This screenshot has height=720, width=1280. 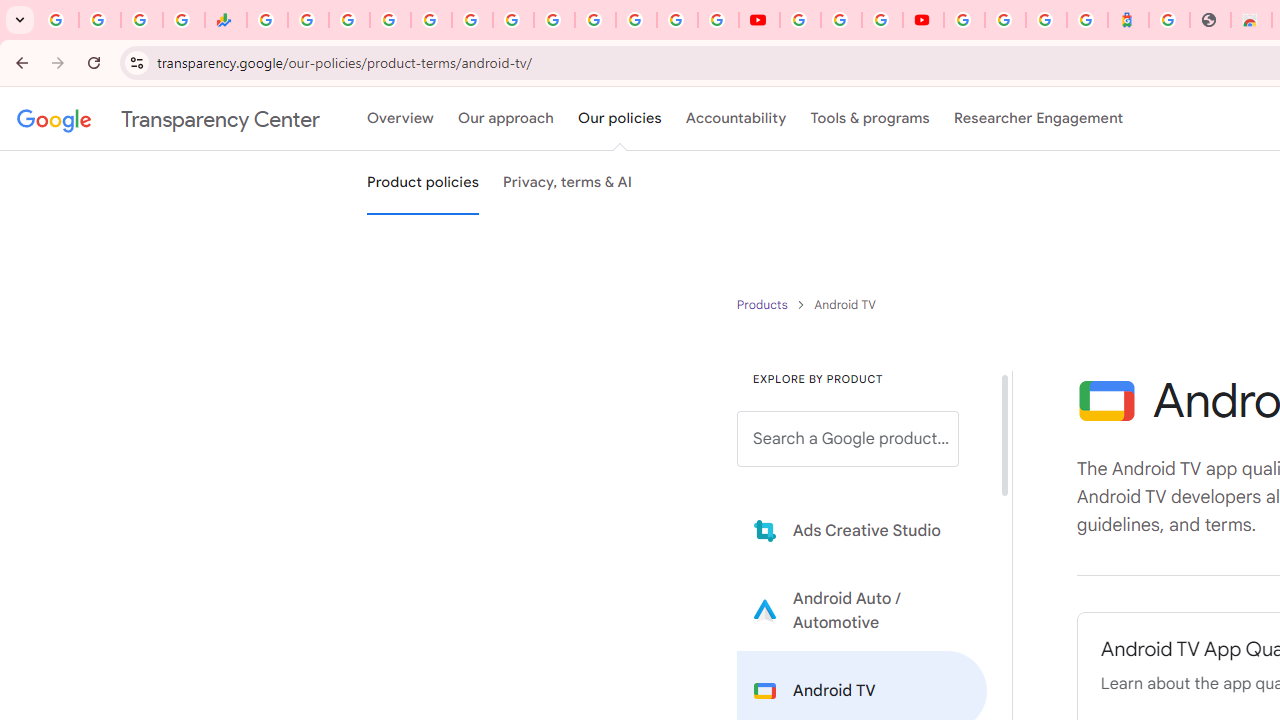 I want to click on 'Google Account Help', so click(x=840, y=20).